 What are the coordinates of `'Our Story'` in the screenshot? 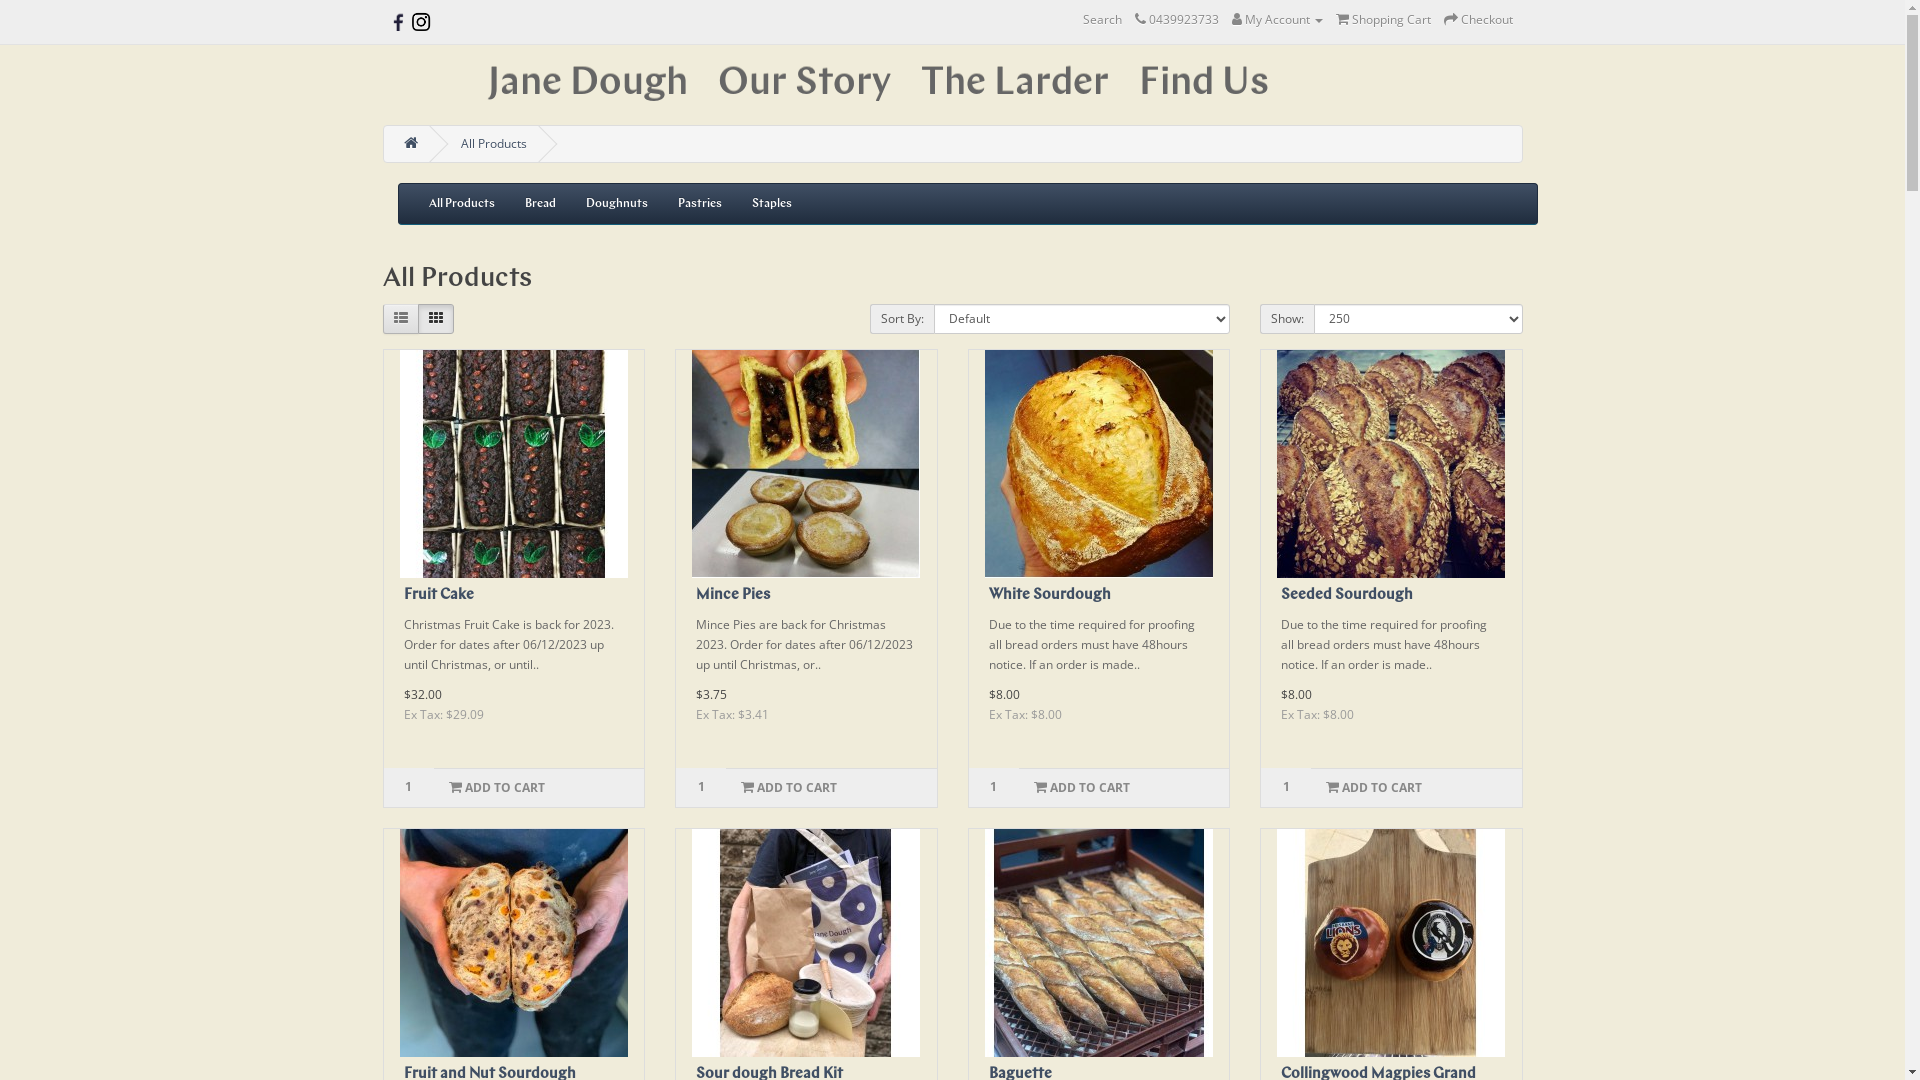 It's located at (803, 83).